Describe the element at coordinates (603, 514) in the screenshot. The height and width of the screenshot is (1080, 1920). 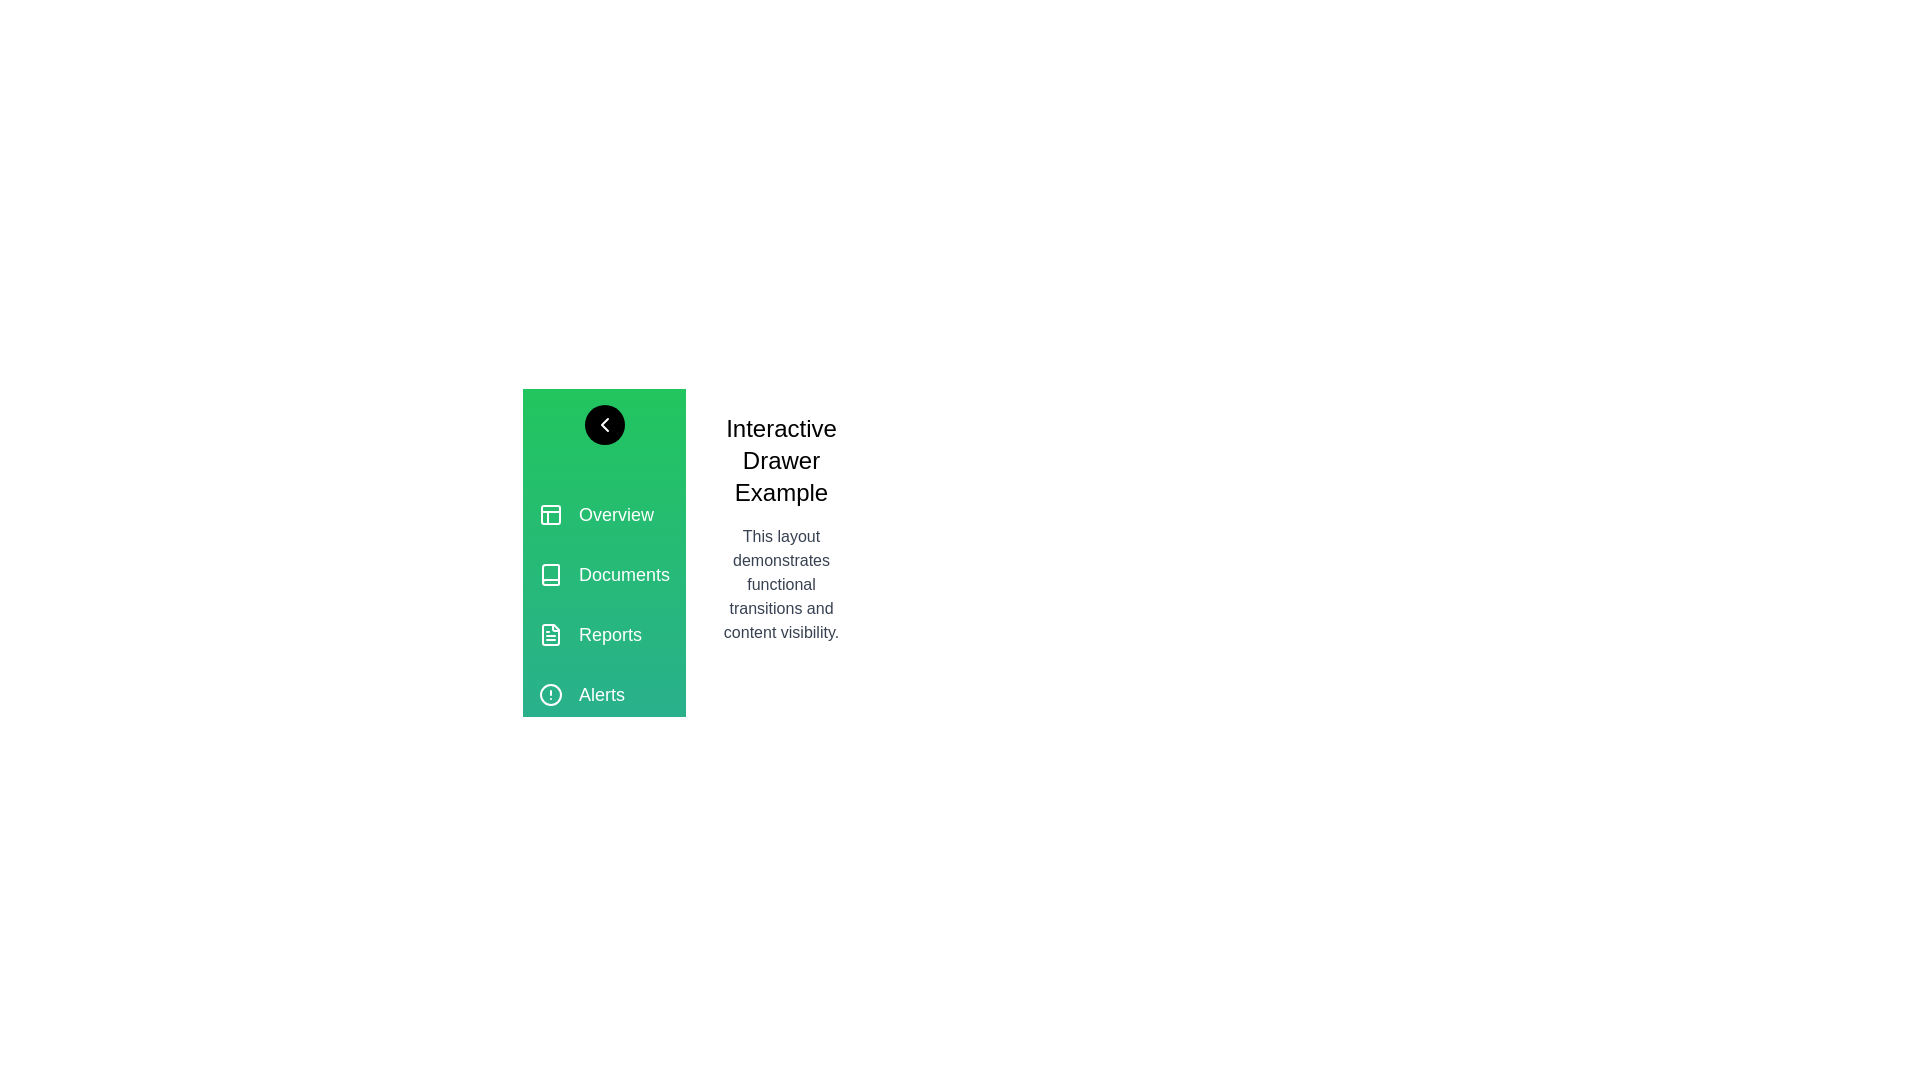
I see `the section Overview to observe the hover effect` at that location.